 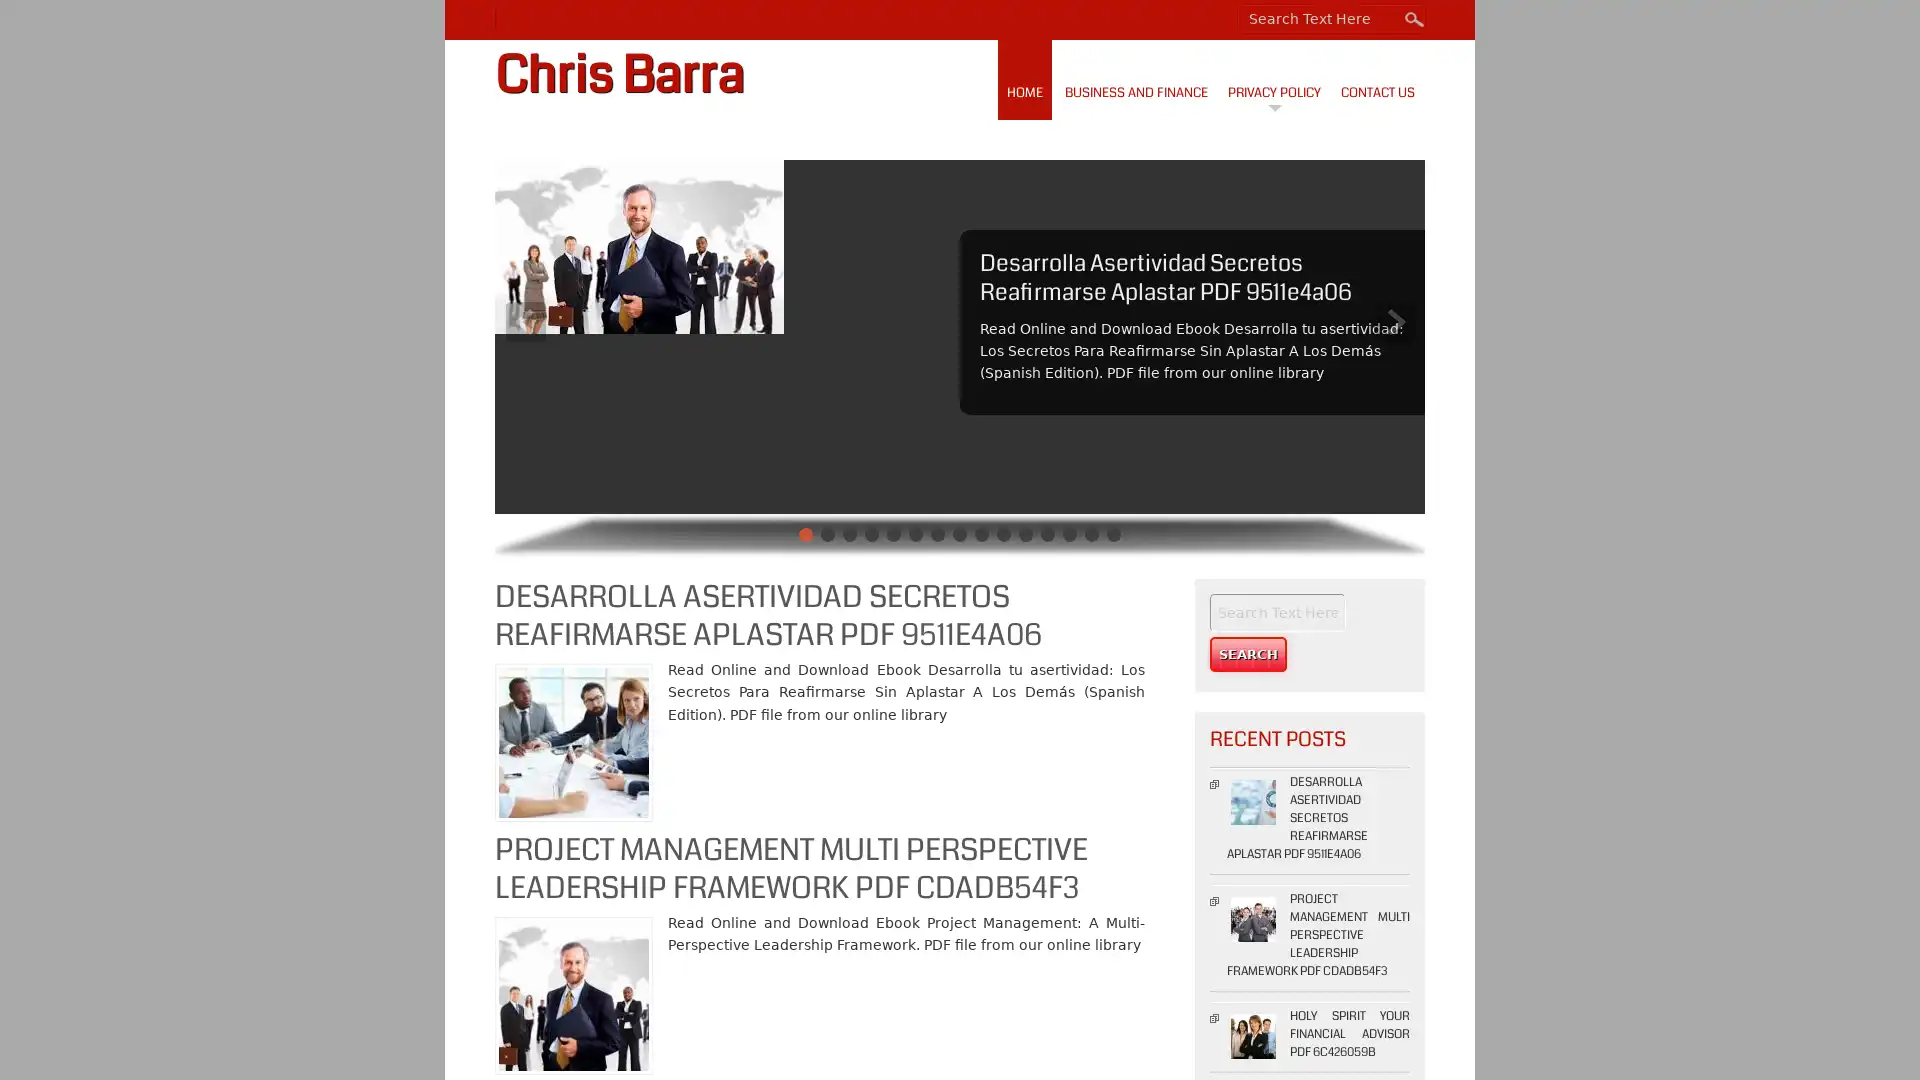 What do you see at coordinates (1247, 654) in the screenshot?
I see `Search` at bounding box center [1247, 654].